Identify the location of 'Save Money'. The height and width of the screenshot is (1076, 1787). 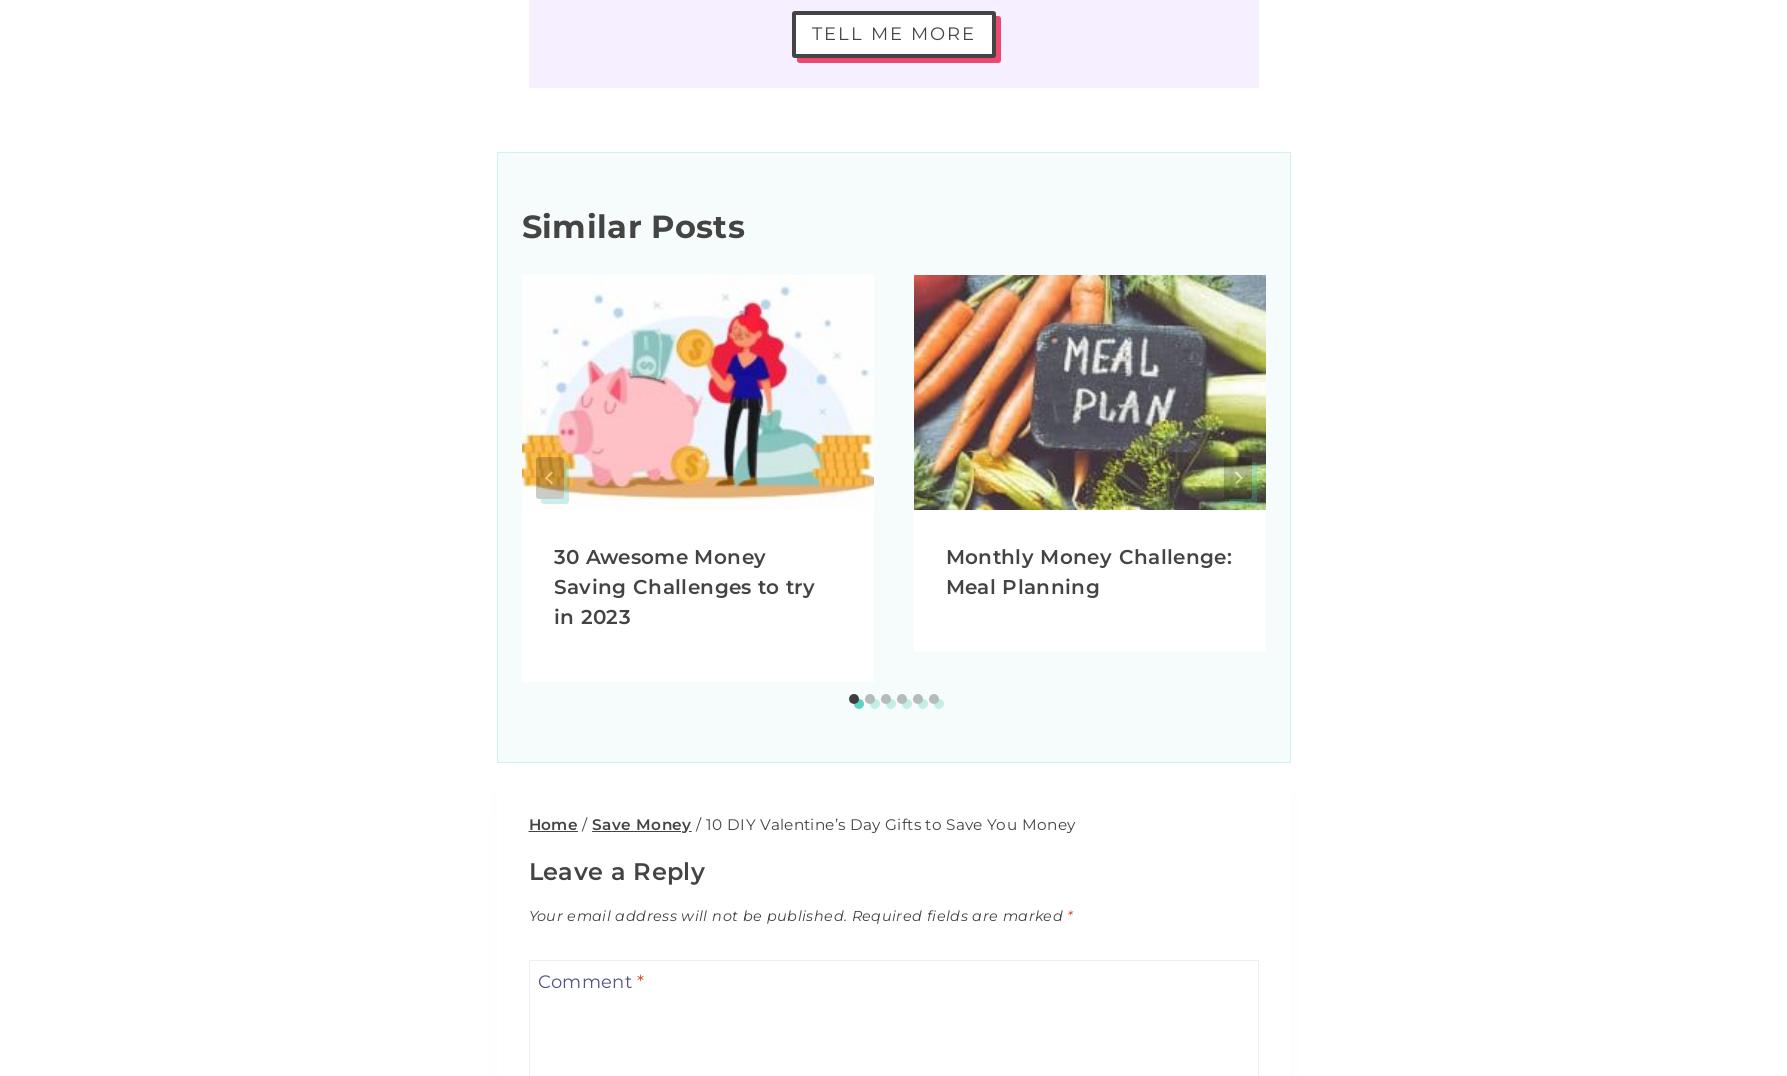
(640, 822).